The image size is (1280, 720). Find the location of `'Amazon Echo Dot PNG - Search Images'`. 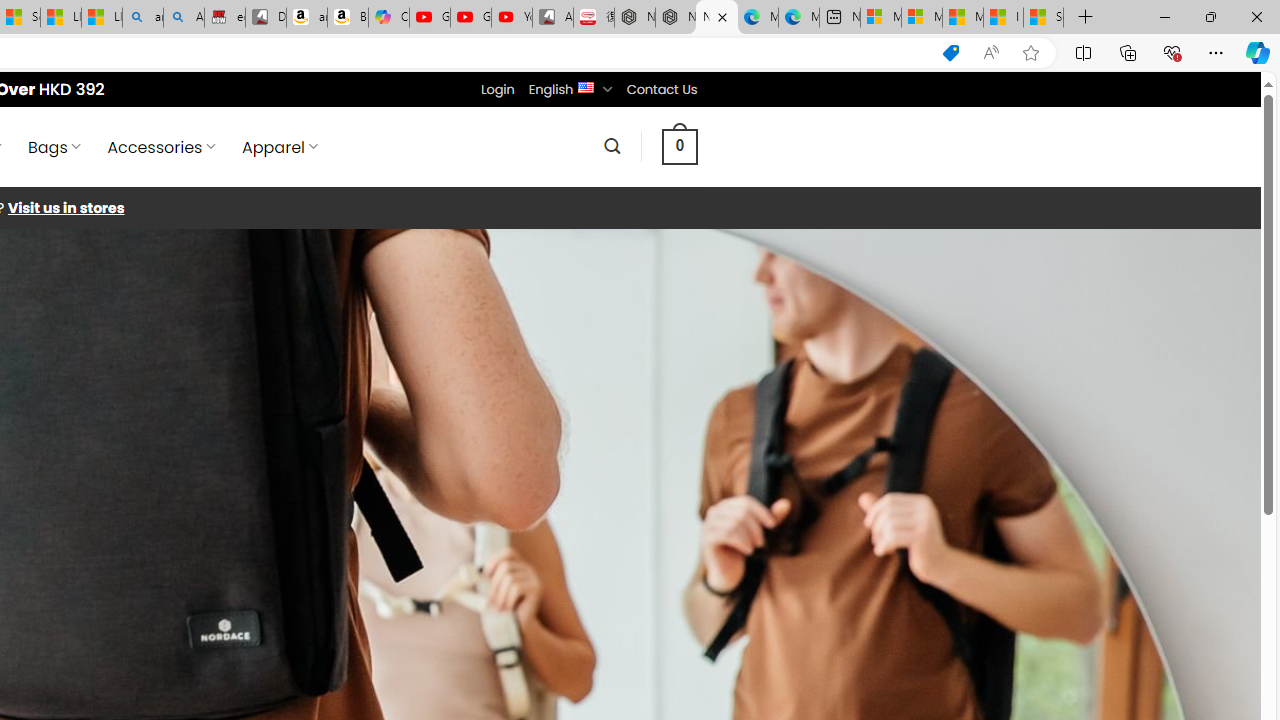

'Amazon Echo Dot PNG - Search Images' is located at coordinates (183, 17).